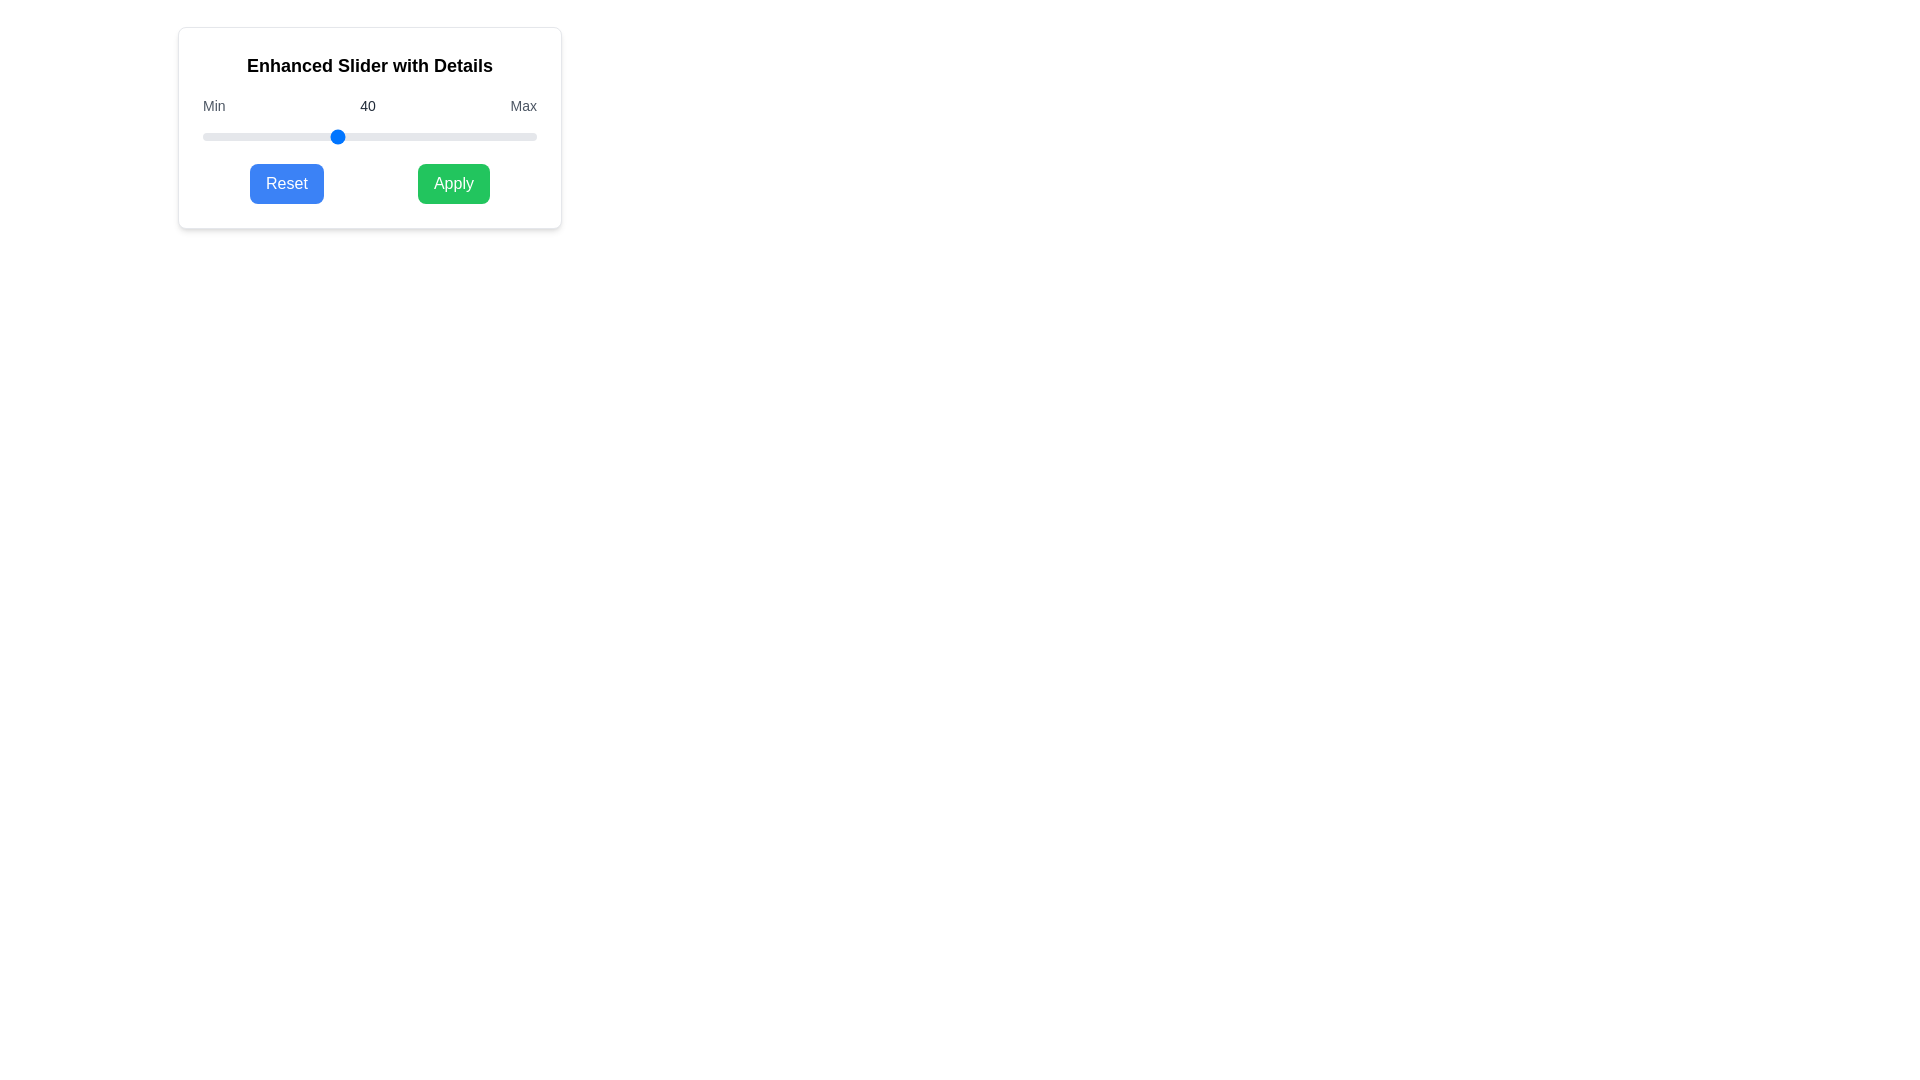 This screenshot has width=1920, height=1080. I want to click on the slider, so click(336, 136).